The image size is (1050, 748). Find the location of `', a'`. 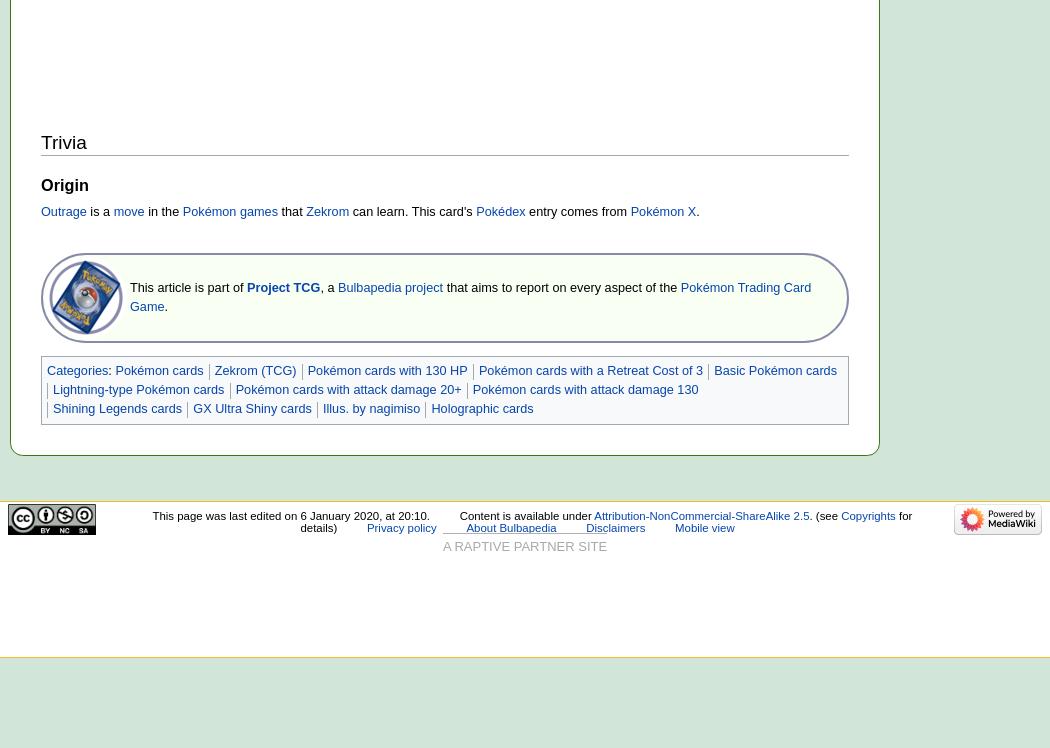

', a' is located at coordinates (328, 287).